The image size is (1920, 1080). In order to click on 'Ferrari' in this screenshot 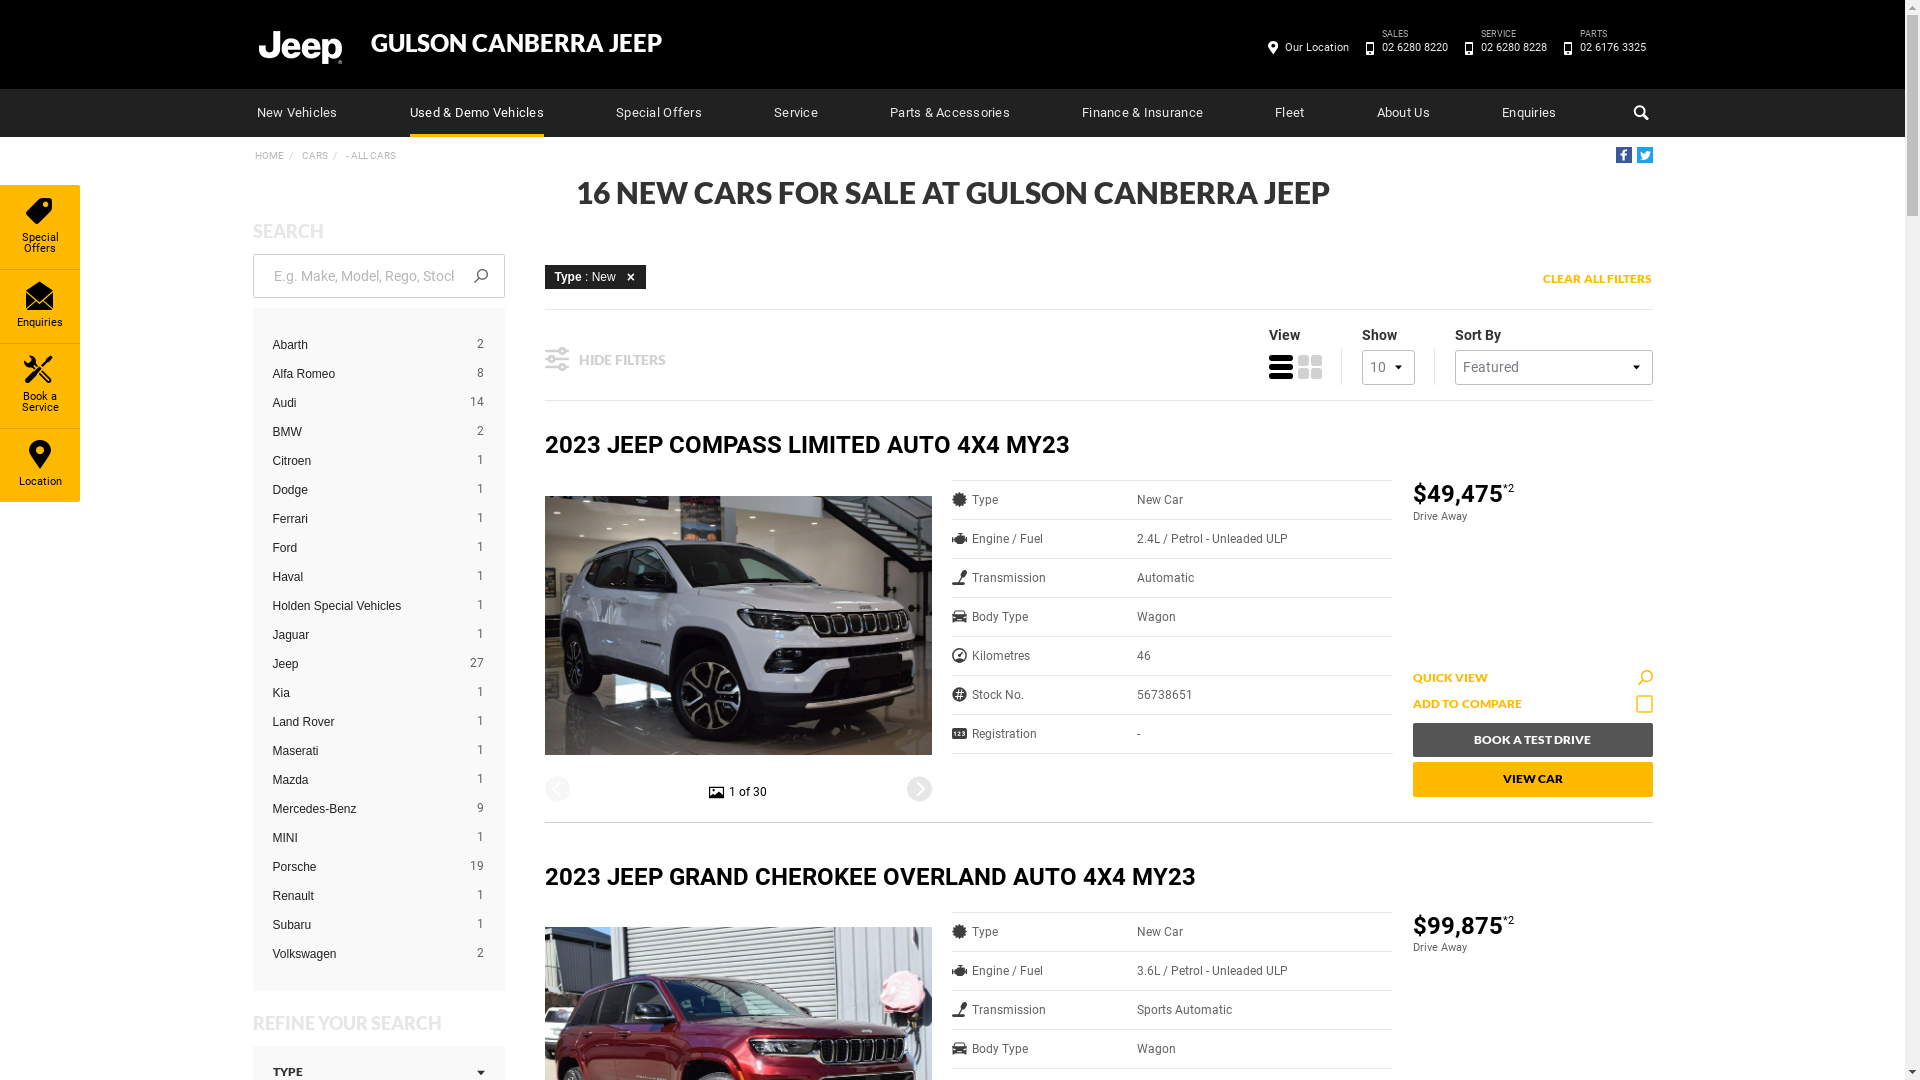, I will do `click(271, 518)`.